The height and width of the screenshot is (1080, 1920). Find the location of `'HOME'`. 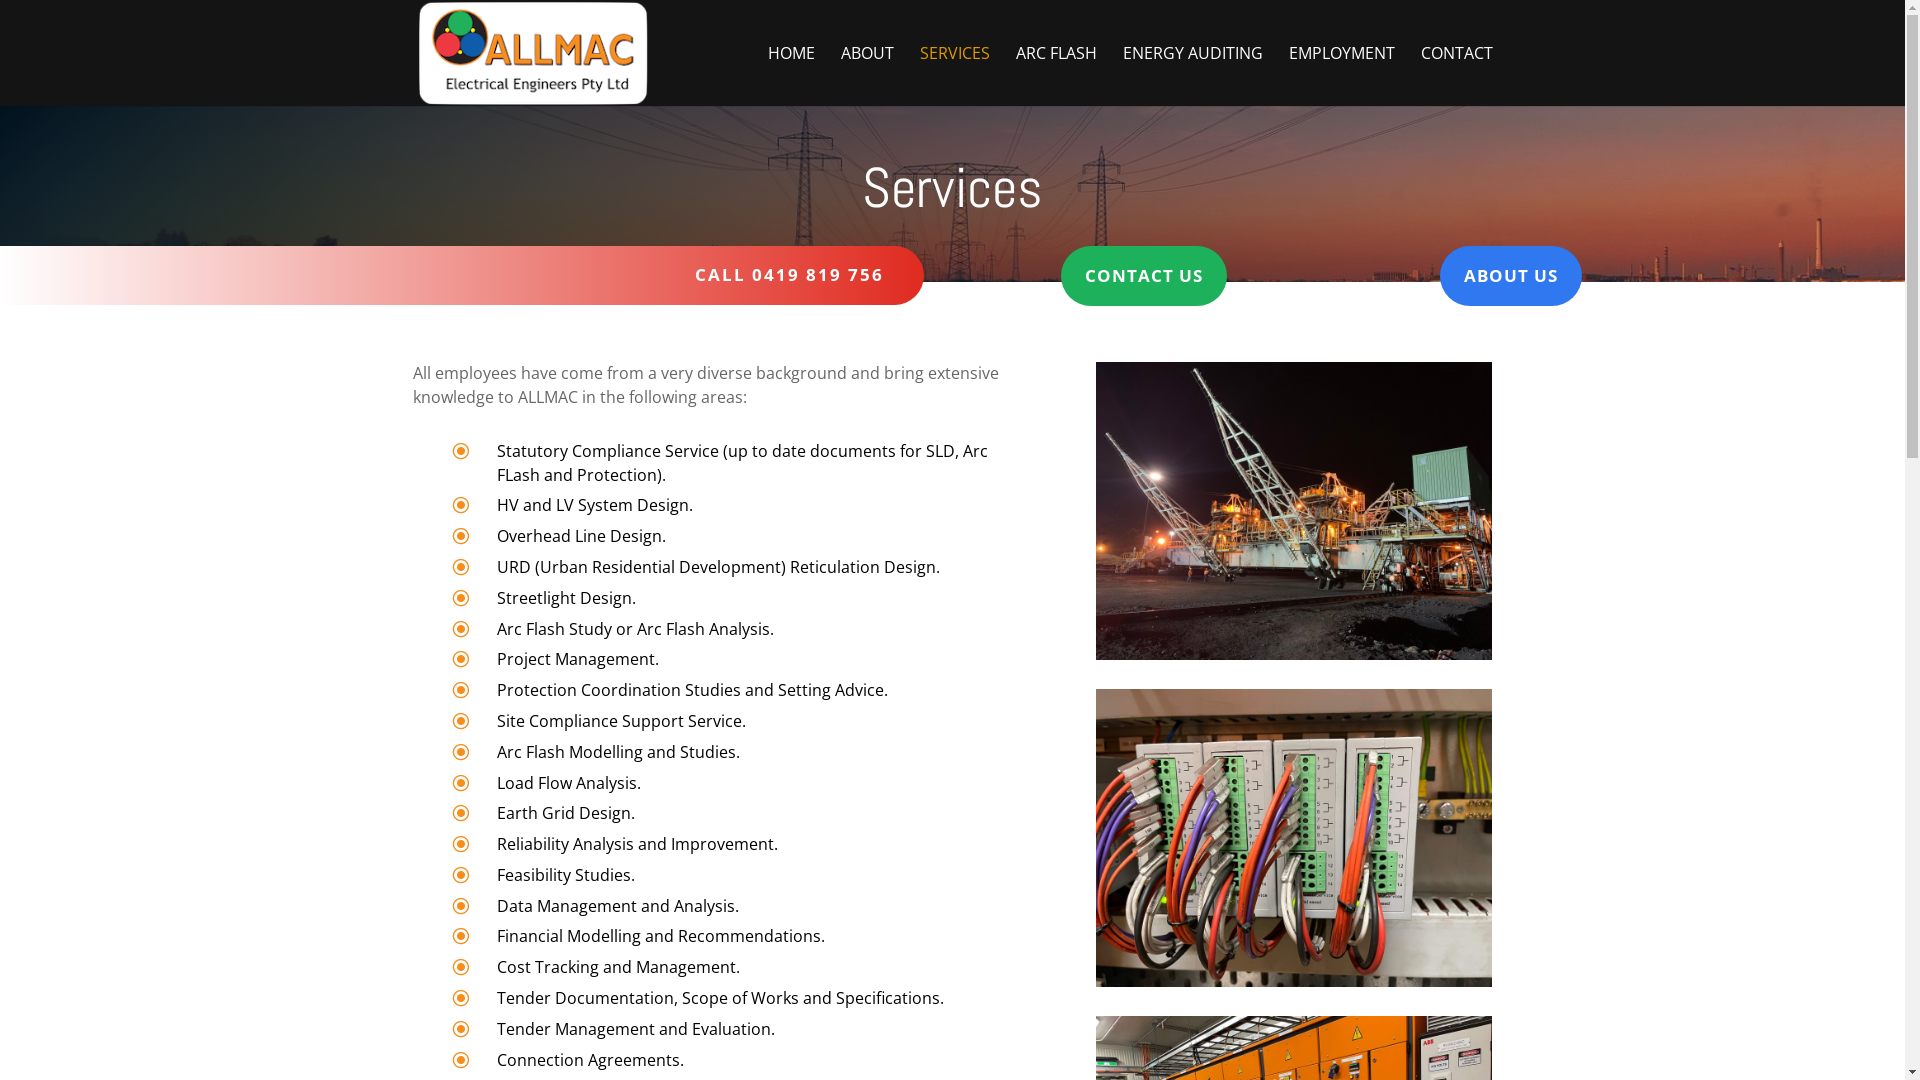

'HOME' is located at coordinates (790, 75).